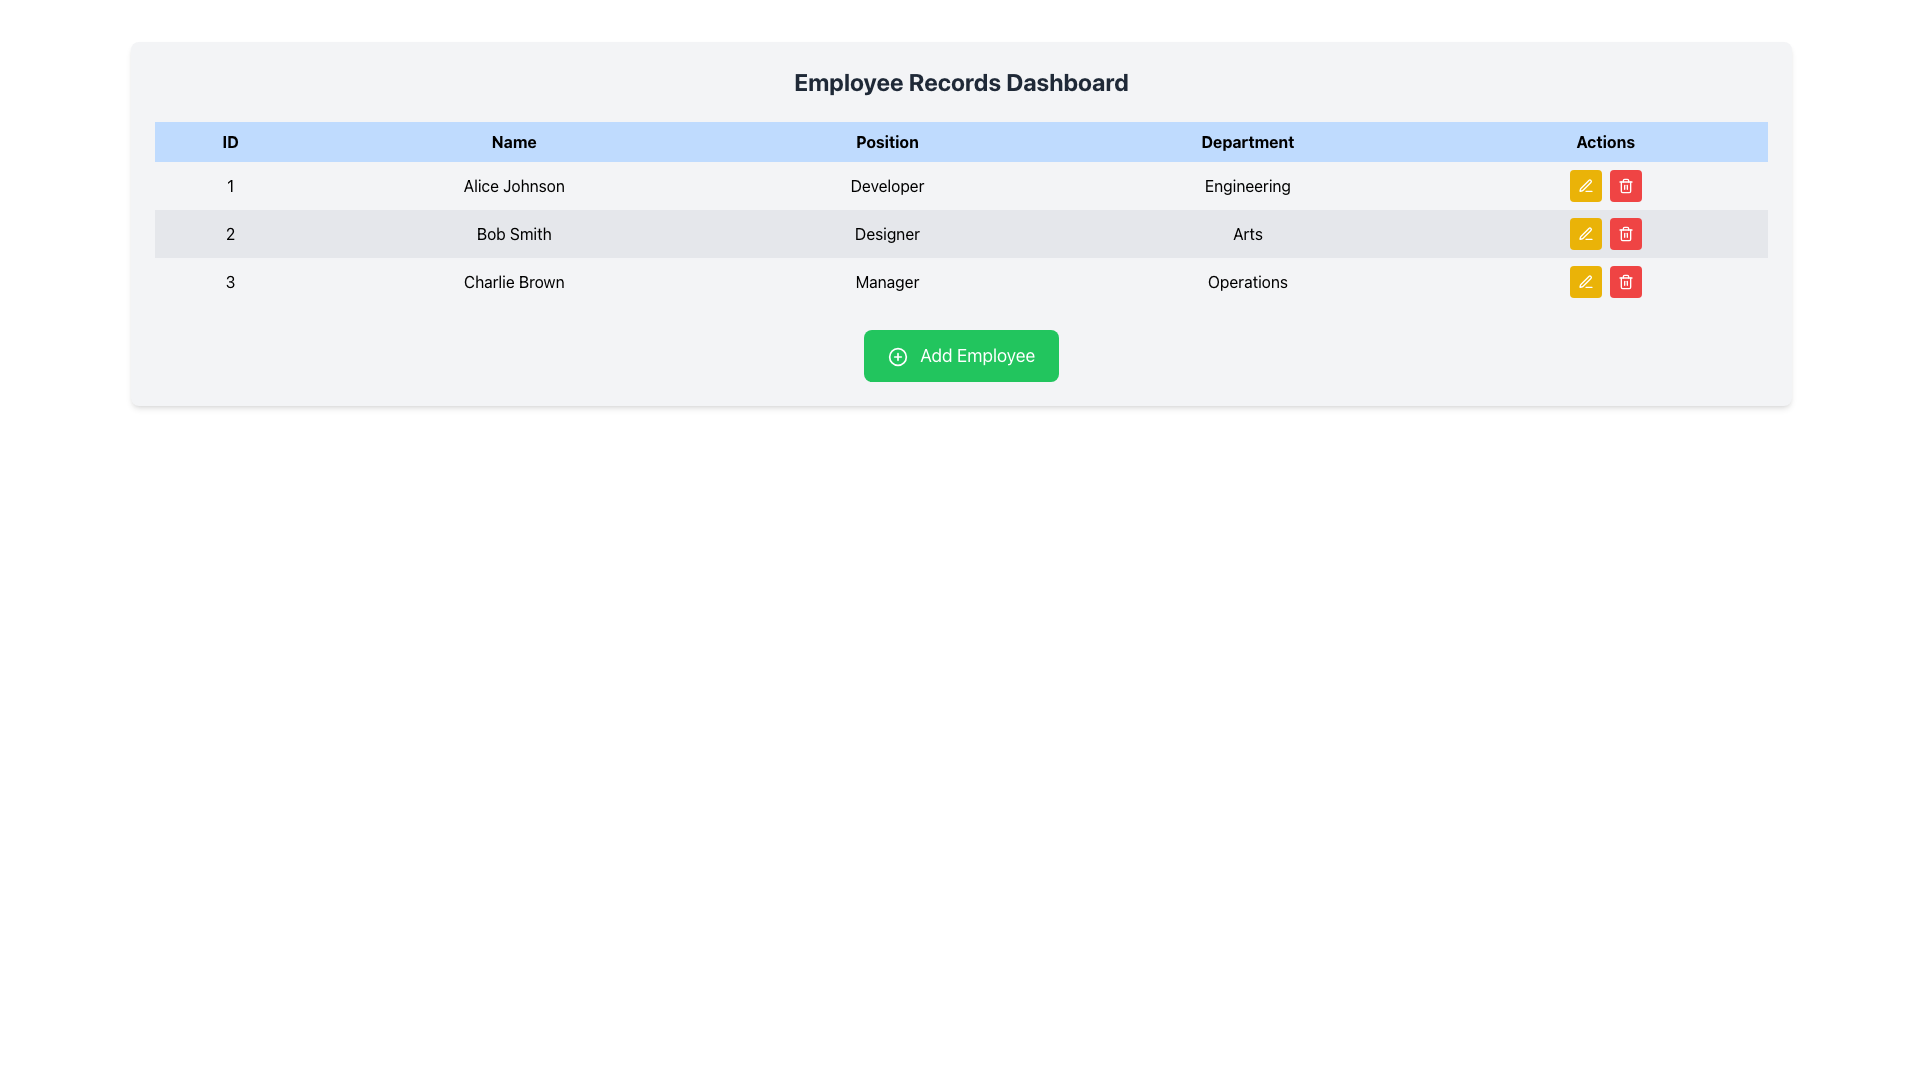 The height and width of the screenshot is (1080, 1920). Describe the element at coordinates (961, 233) in the screenshot. I see `the second row of the table that contains information about employee 'Bob Smith', who is a 'Designer' in the 'Arts' department` at that location.